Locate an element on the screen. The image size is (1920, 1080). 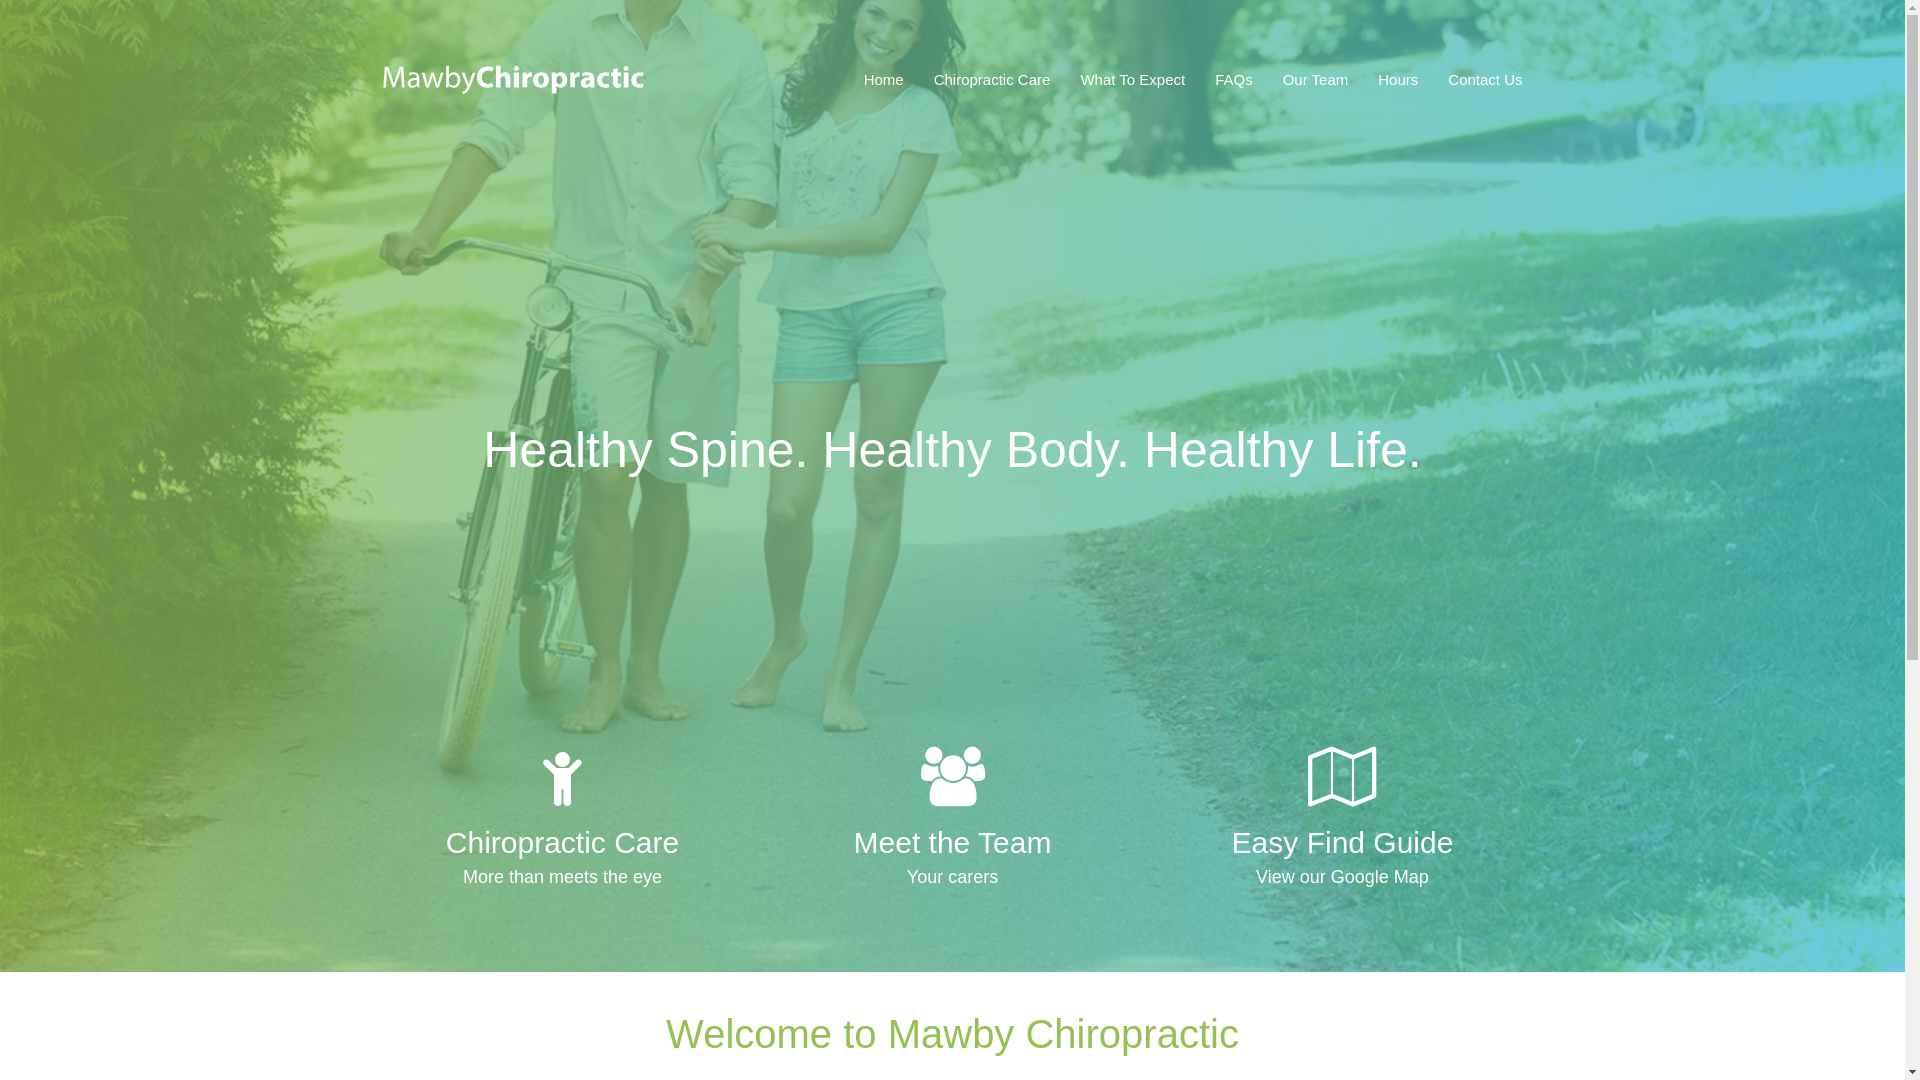
'What To Expect' is located at coordinates (1132, 79).